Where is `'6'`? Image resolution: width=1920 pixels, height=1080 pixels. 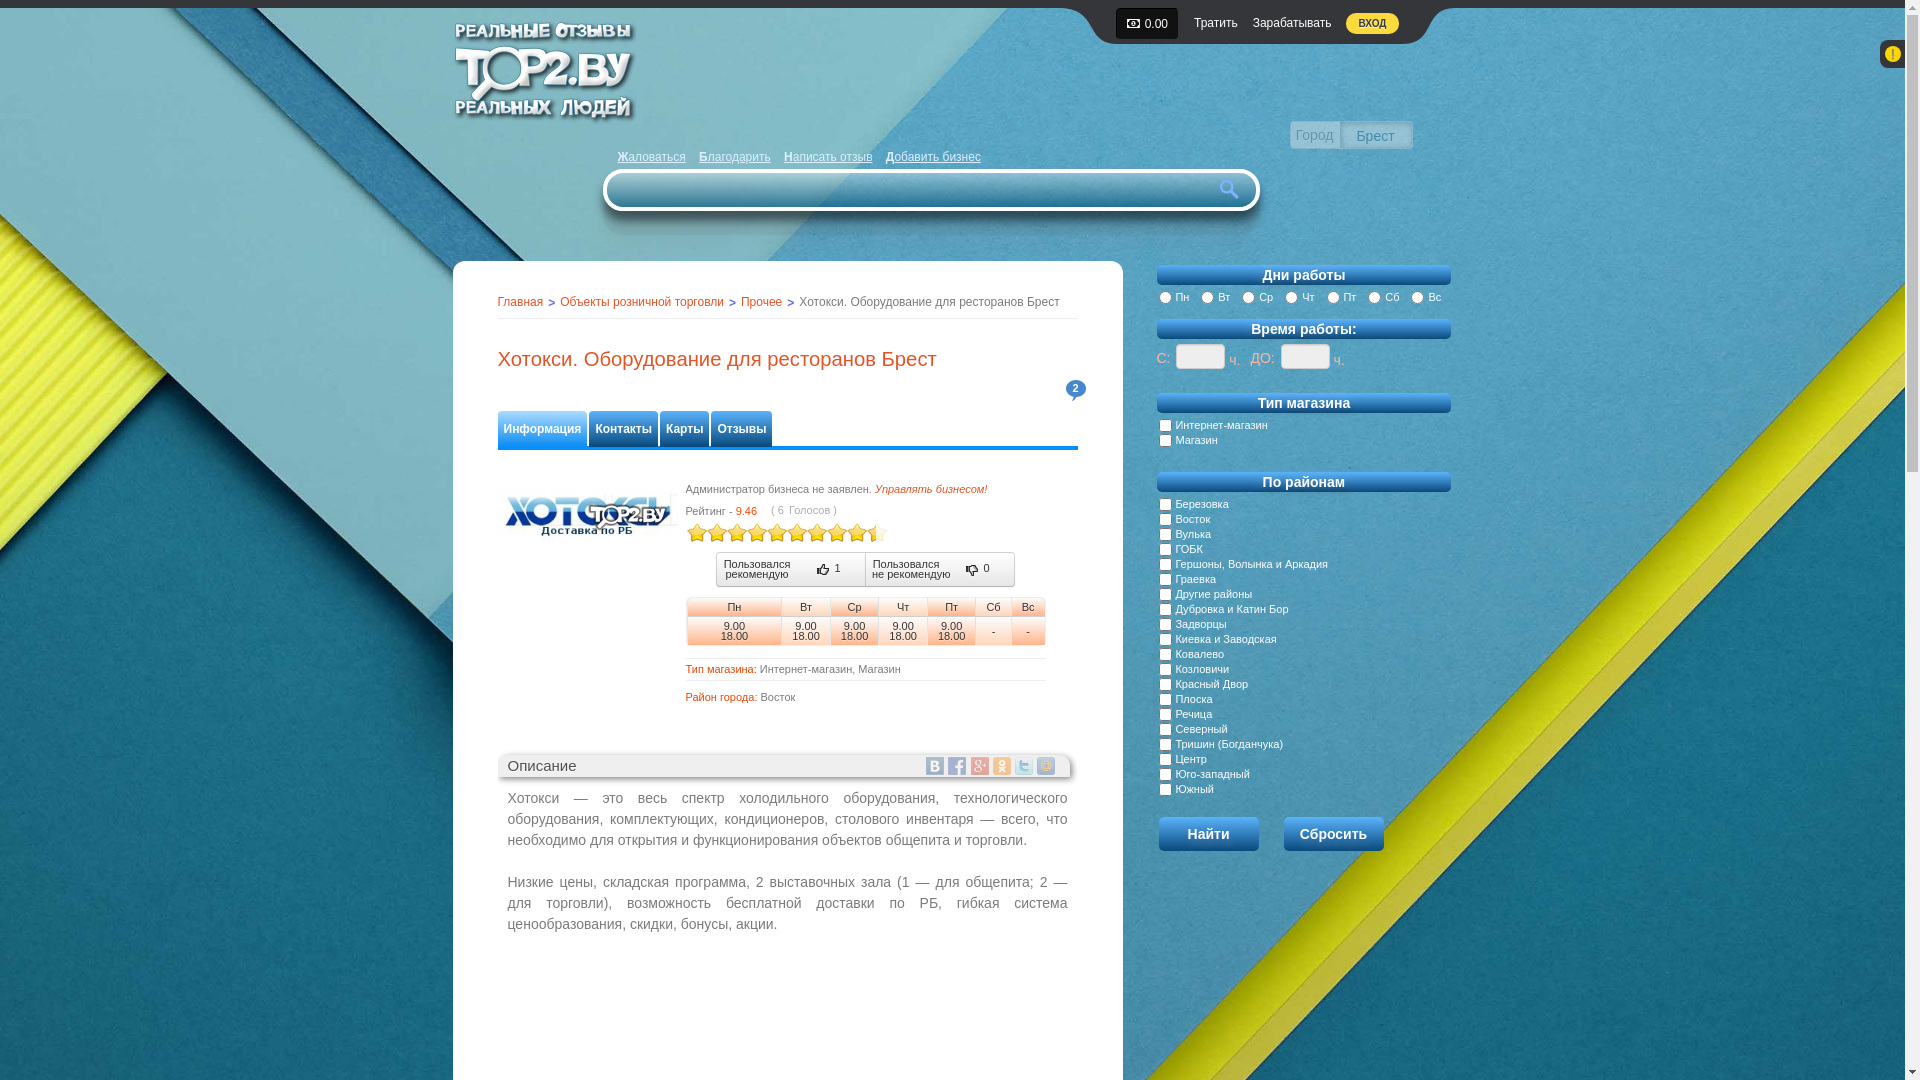 '6' is located at coordinates (744, 531).